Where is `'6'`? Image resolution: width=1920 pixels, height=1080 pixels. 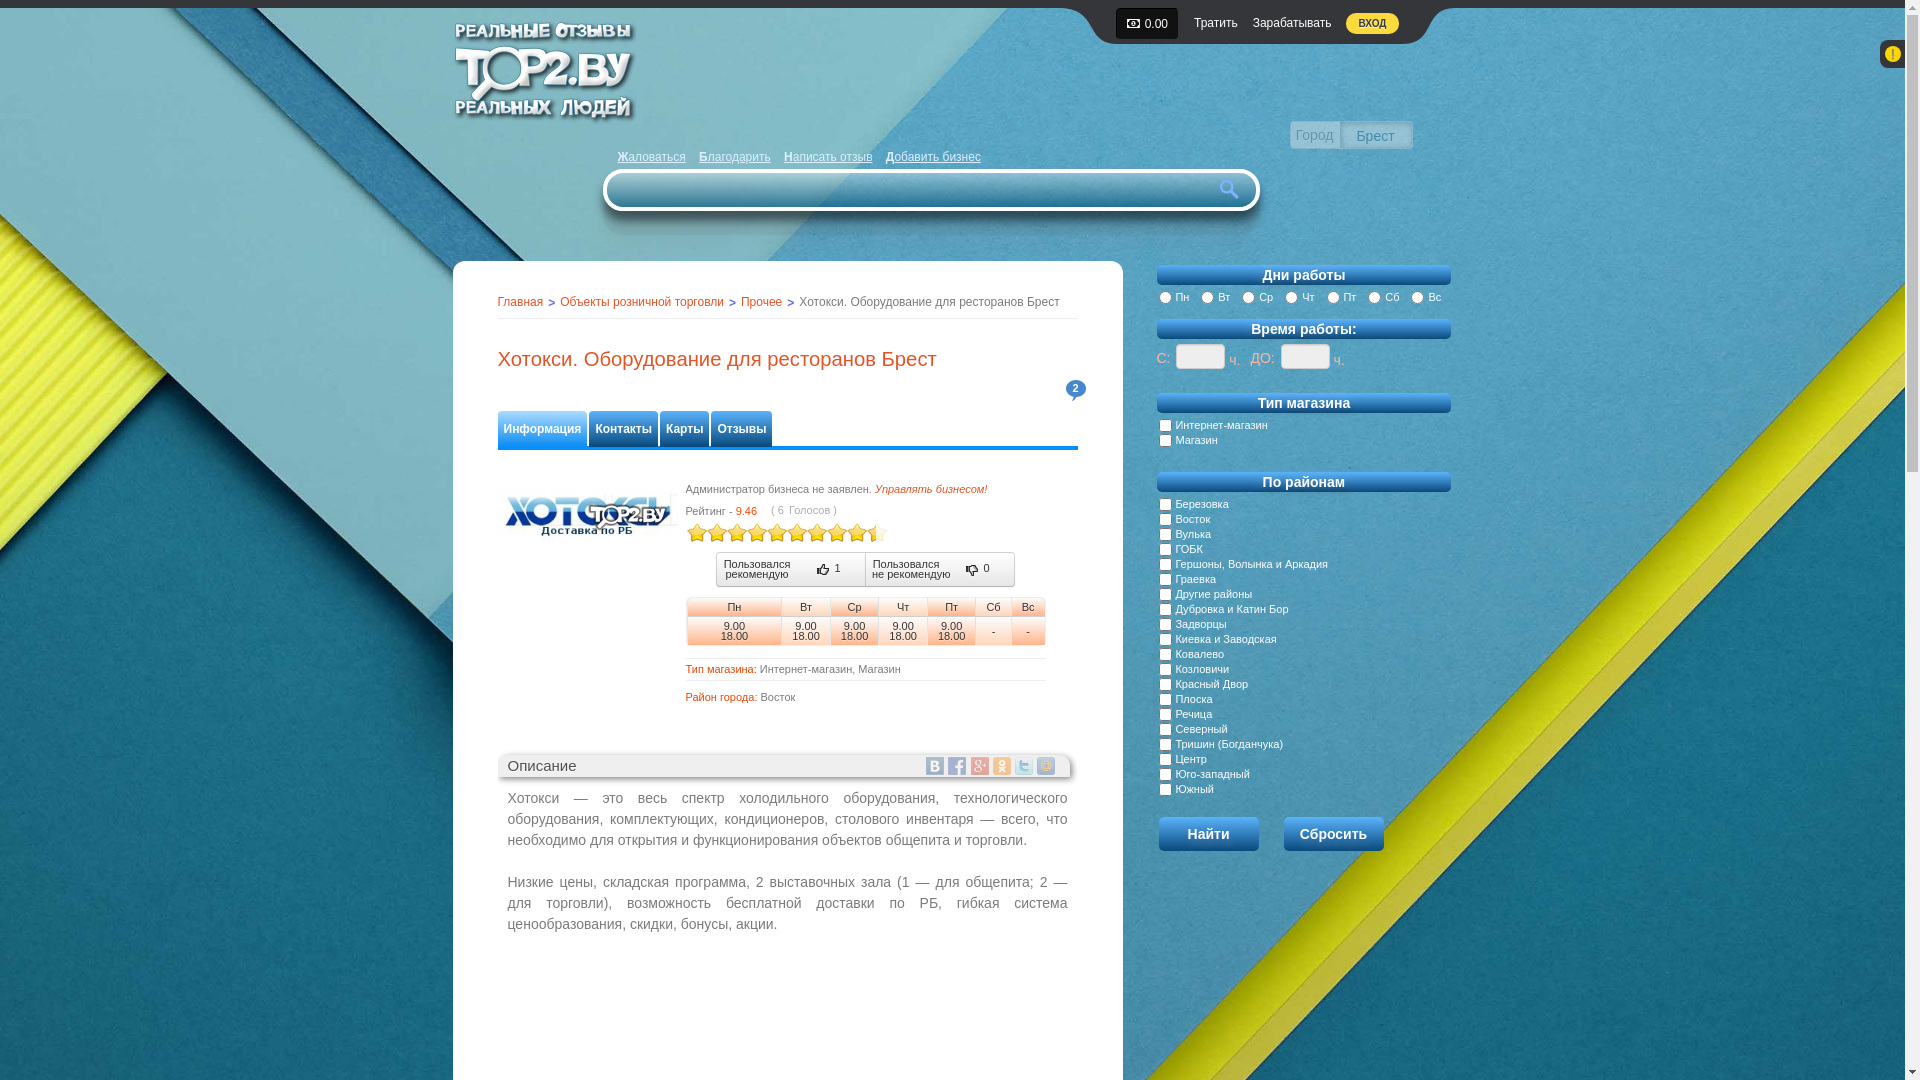 '6' is located at coordinates (744, 531).